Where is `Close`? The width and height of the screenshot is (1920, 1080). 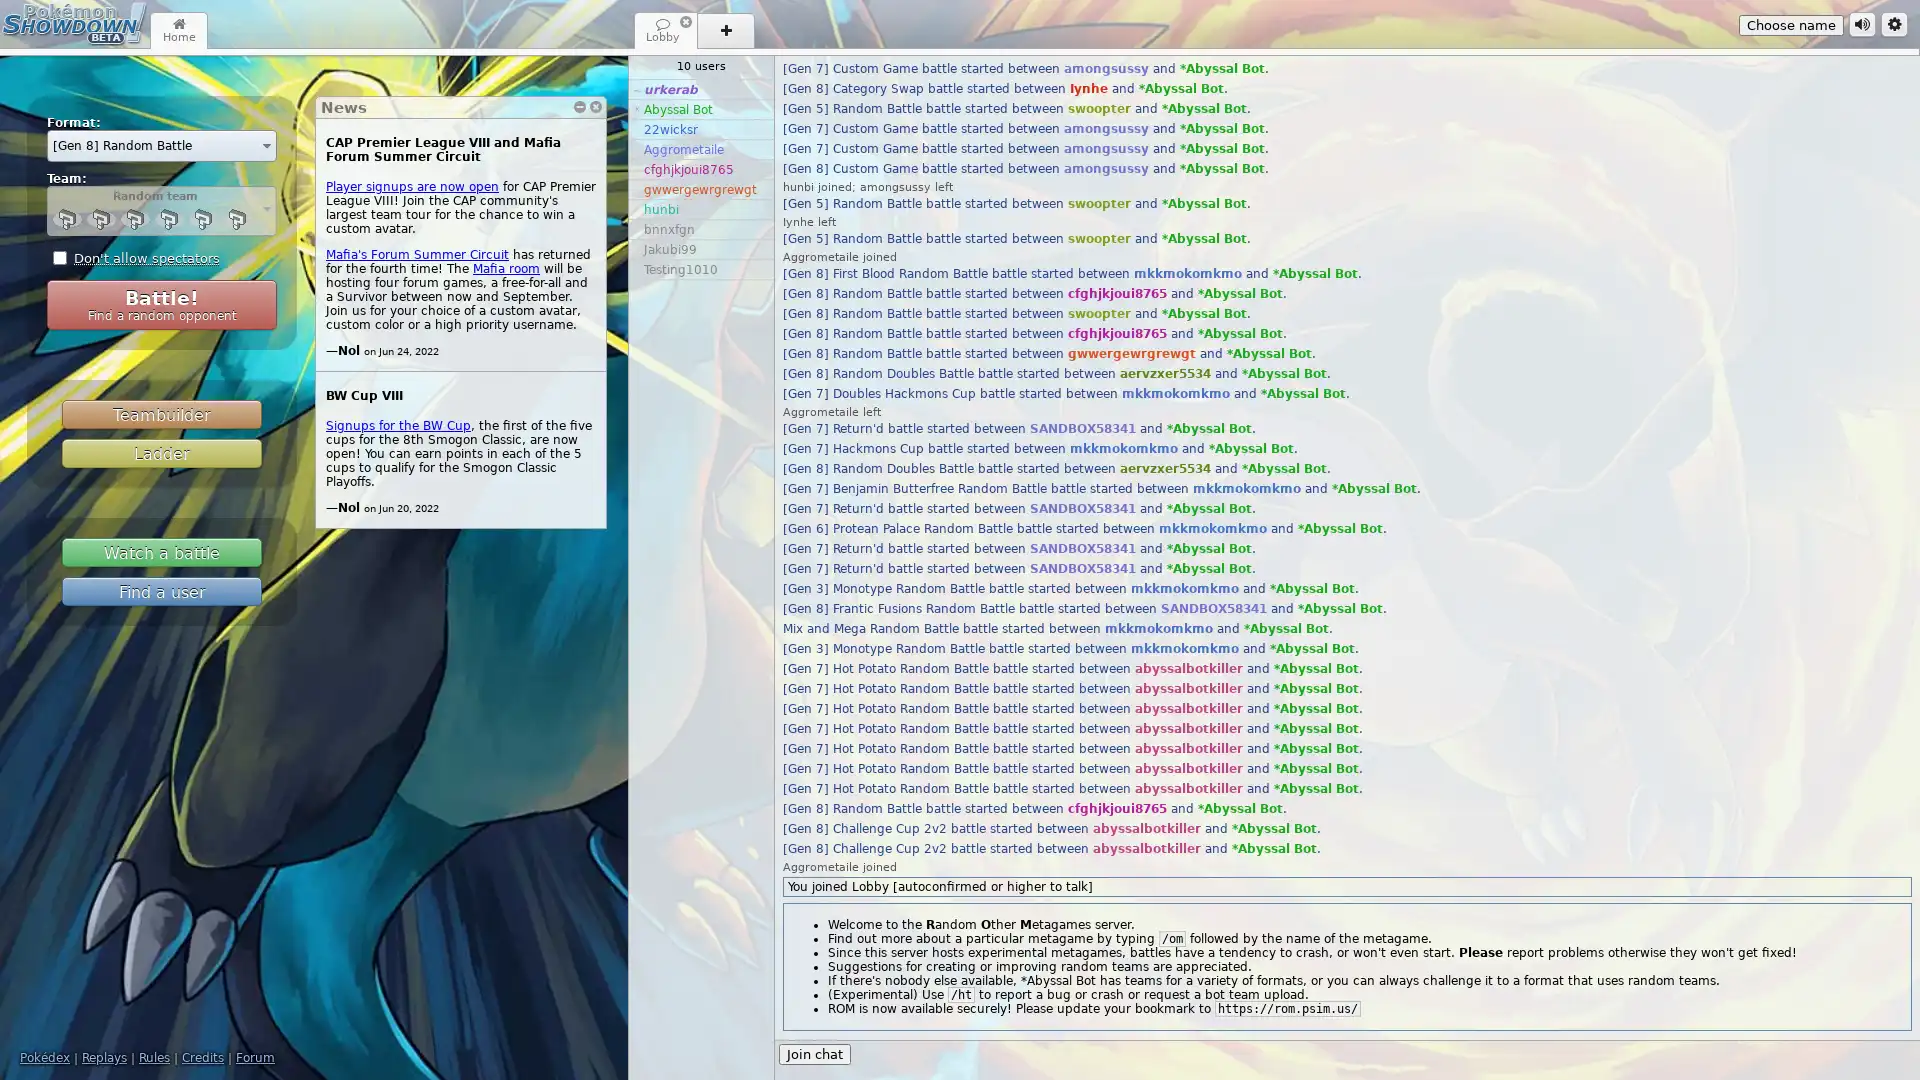
Close is located at coordinates (688, 22).